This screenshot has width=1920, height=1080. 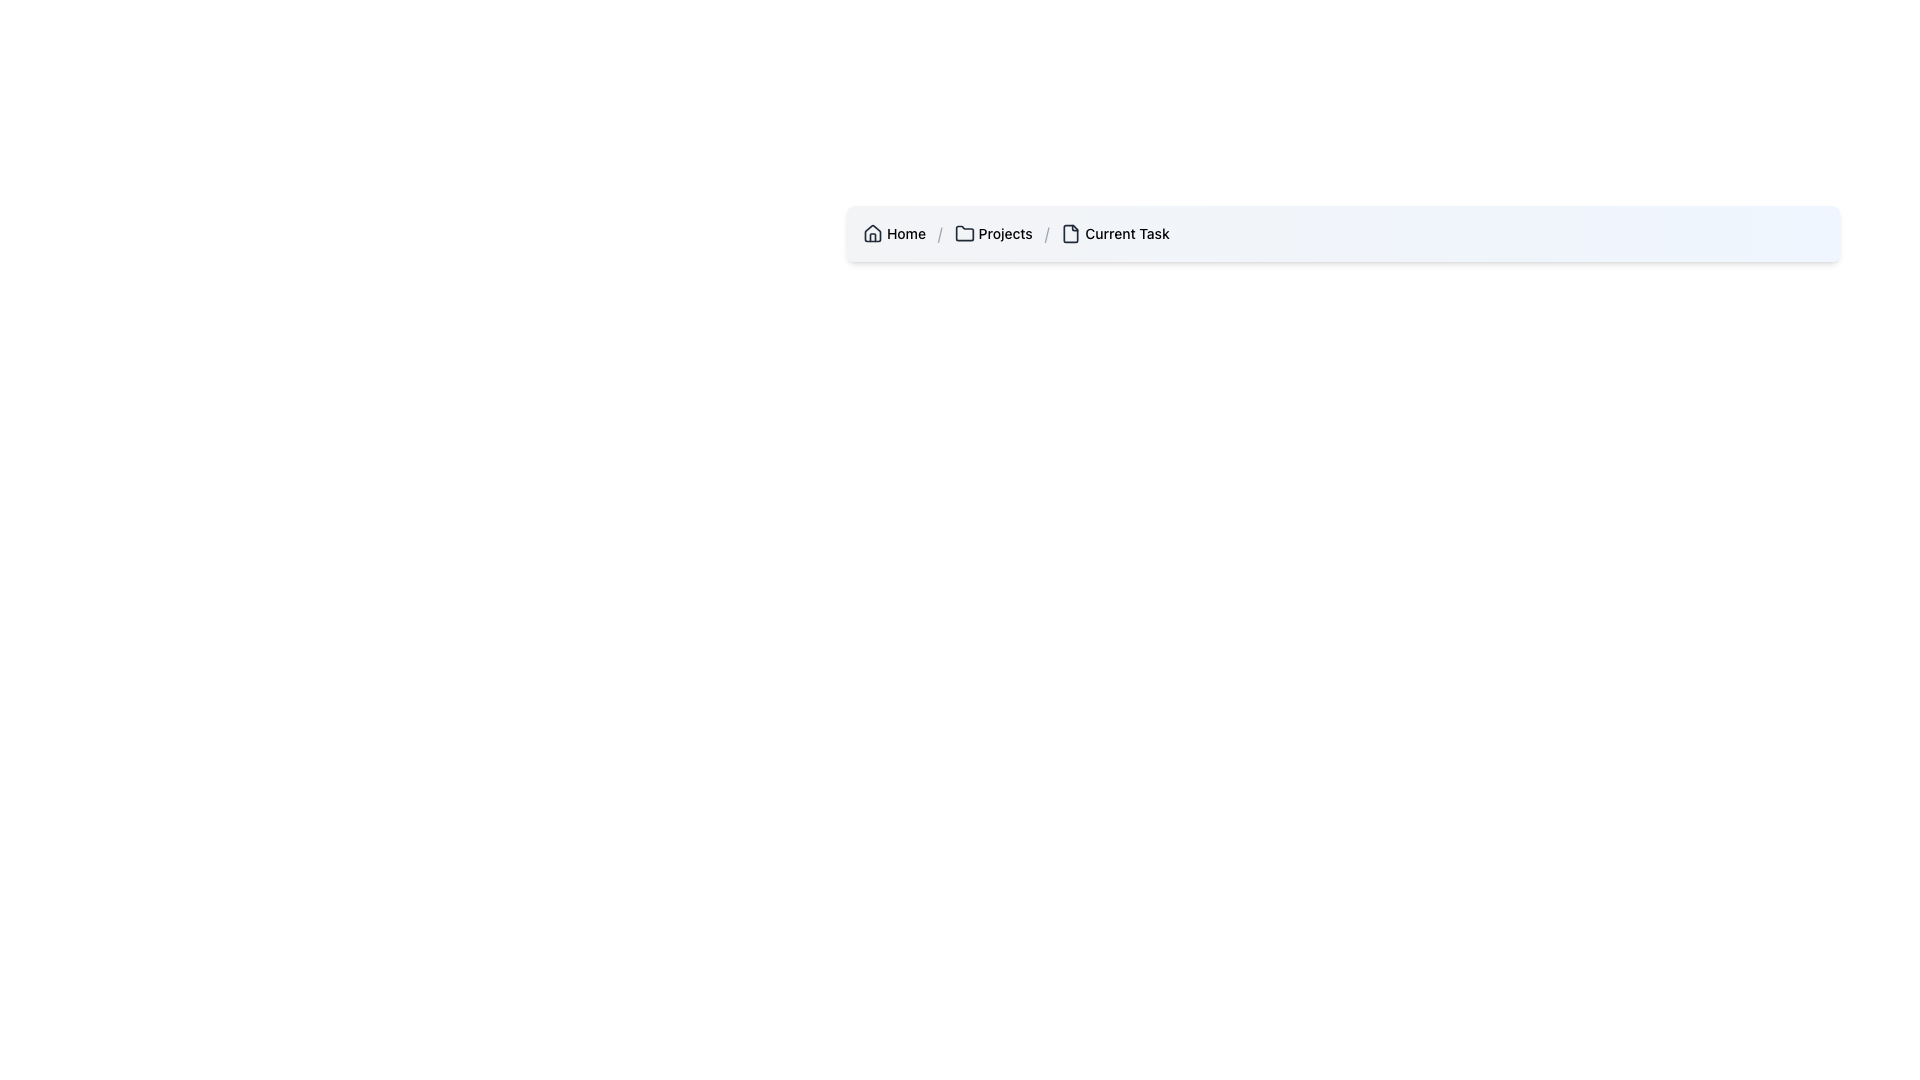 What do you see at coordinates (1046, 233) in the screenshot?
I see `the separator text element in the breadcrumb navigation bar, which visually separates 'Projects' and 'Current Task'` at bounding box center [1046, 233].